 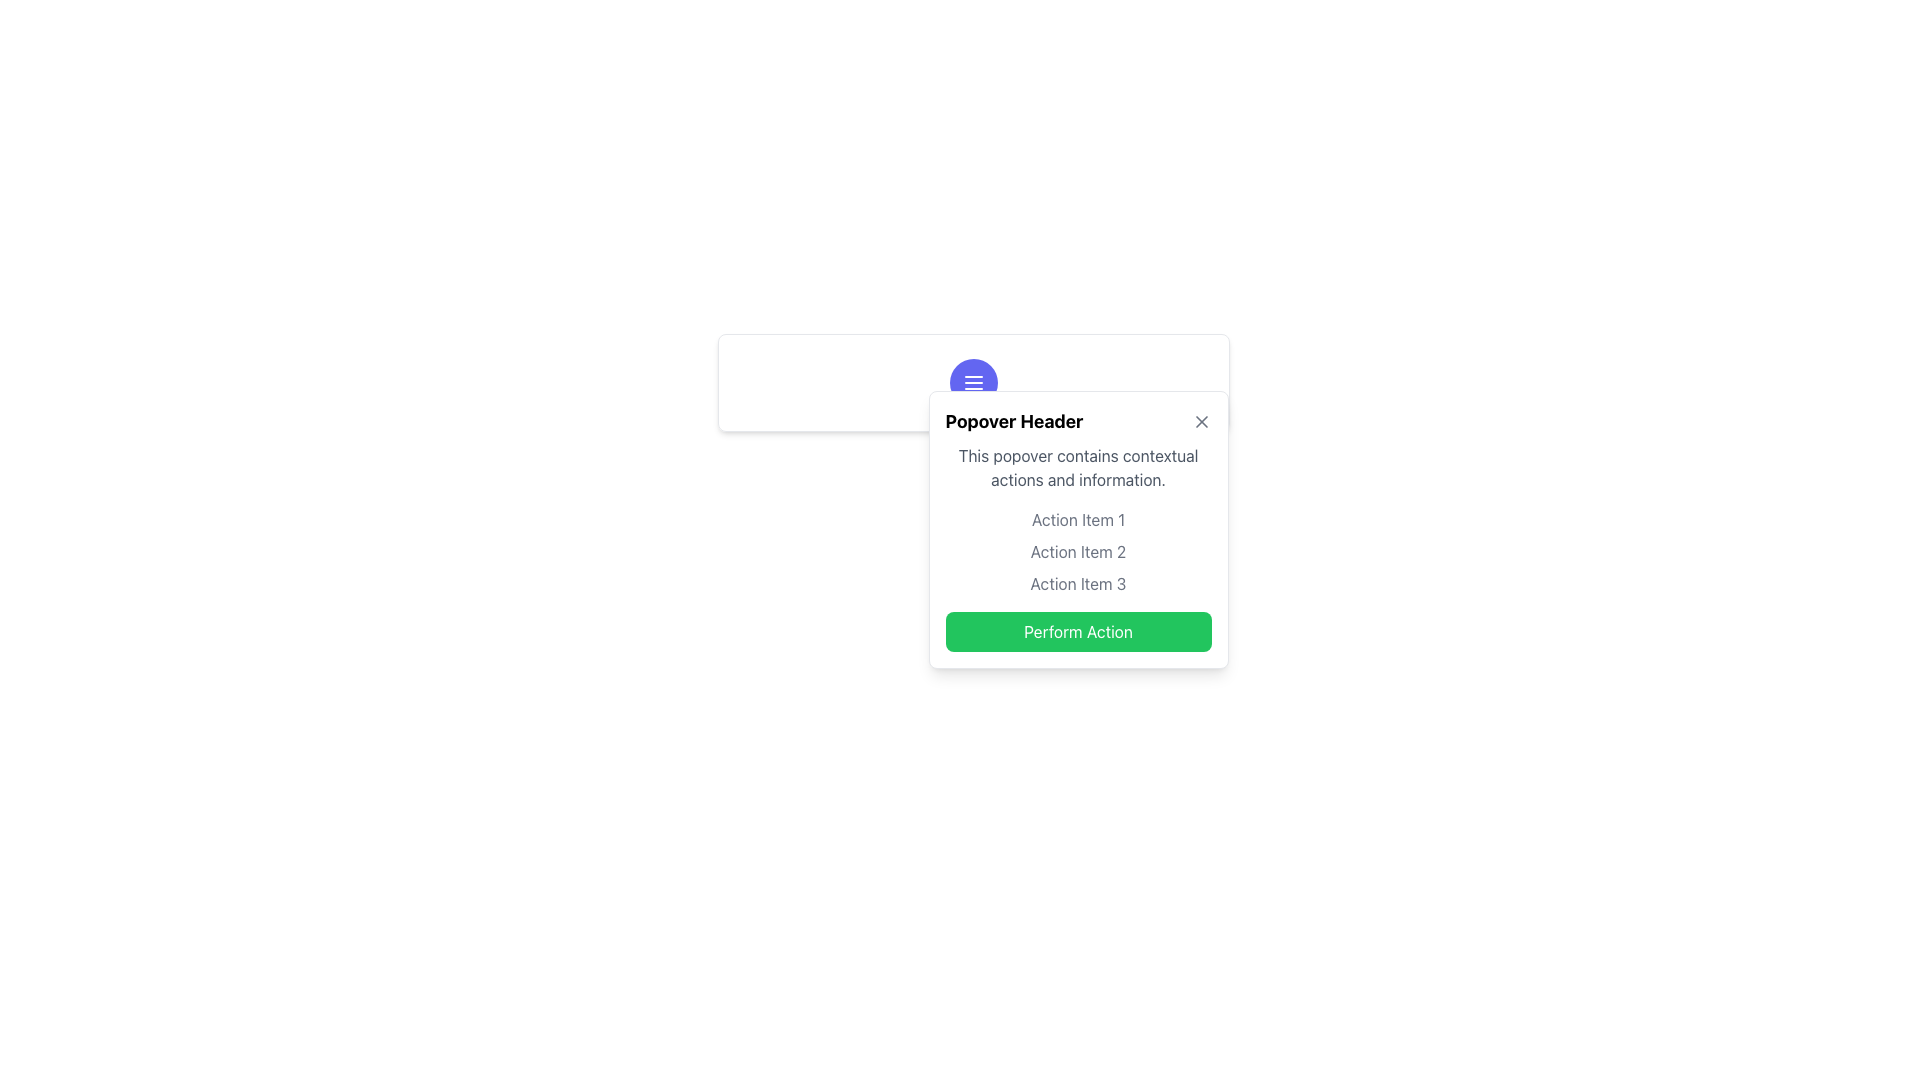 I want to click on the rectangular button with a green background and white text 'Perform Action' located at the bottom of the popover, below three labeled action items, so click(x=1077, y=632).